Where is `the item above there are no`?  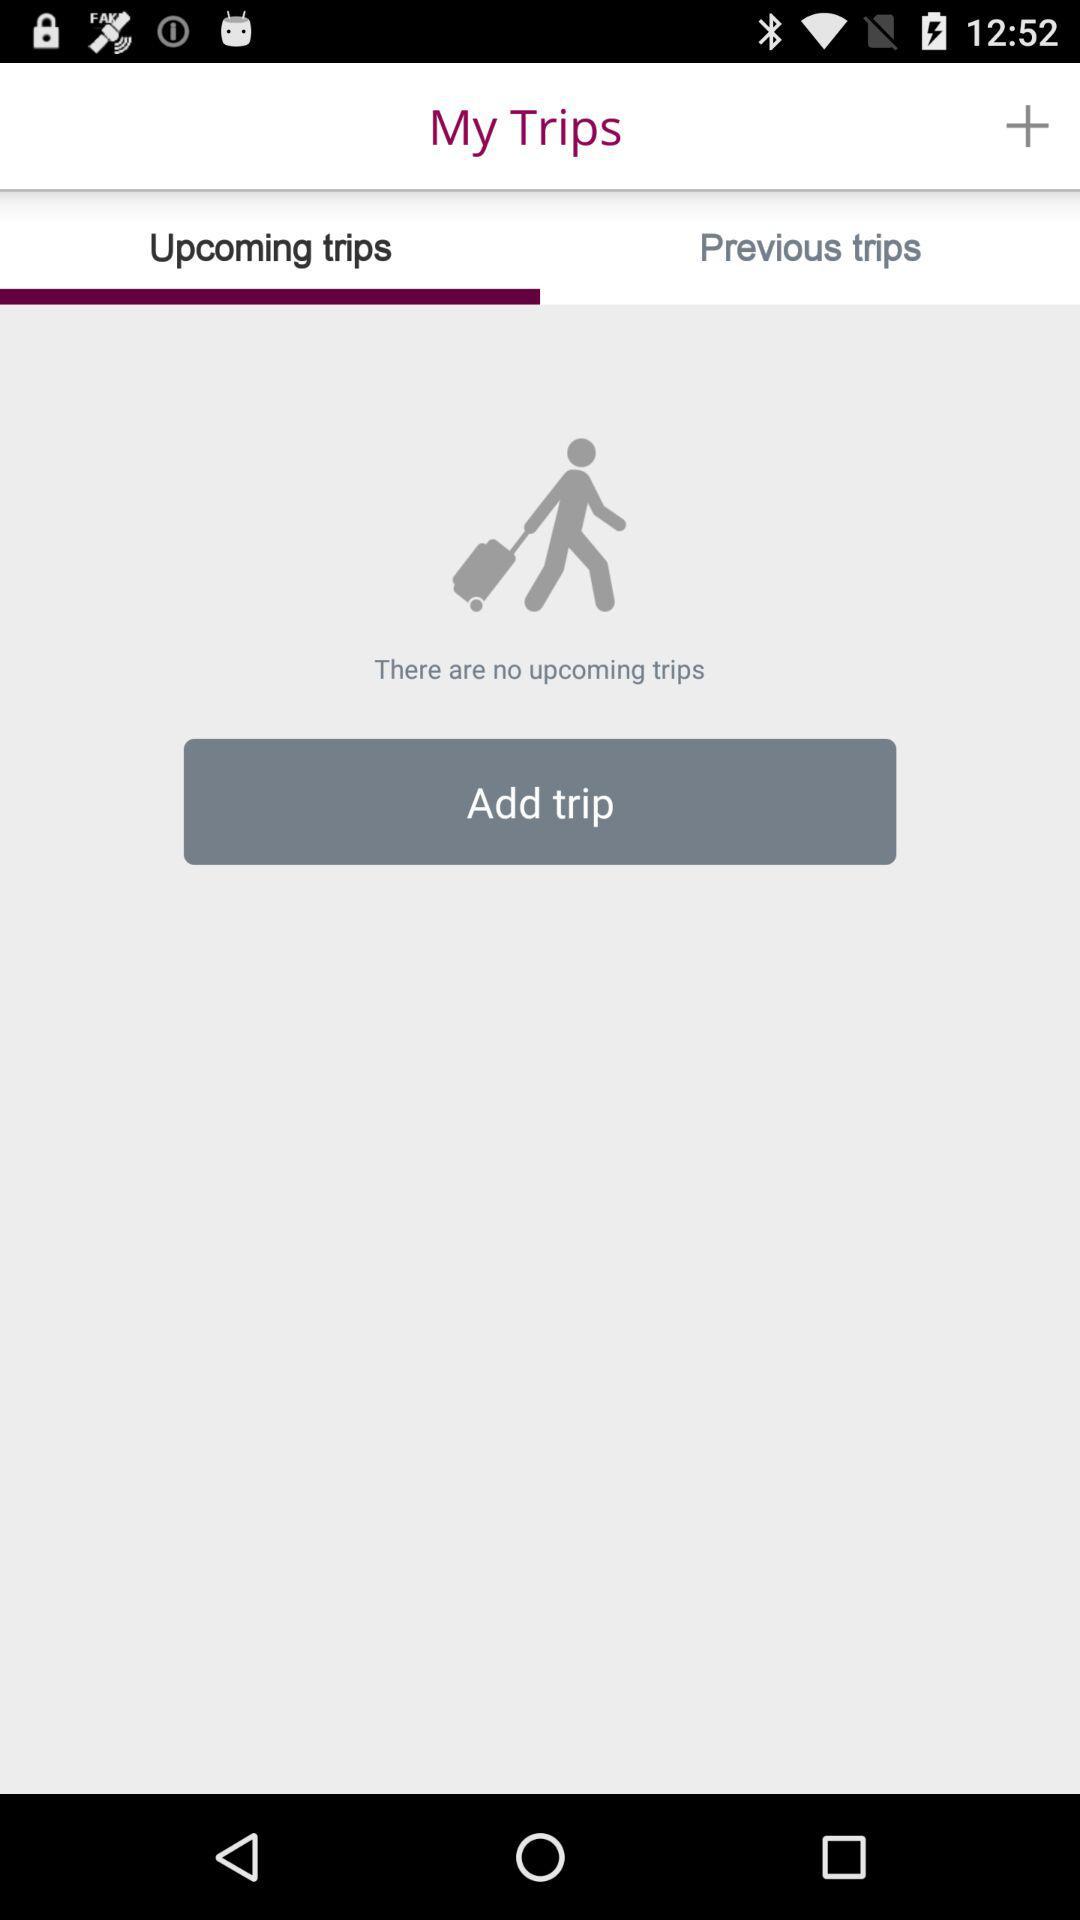
the item above there are no is located at coordinates (810, 247).